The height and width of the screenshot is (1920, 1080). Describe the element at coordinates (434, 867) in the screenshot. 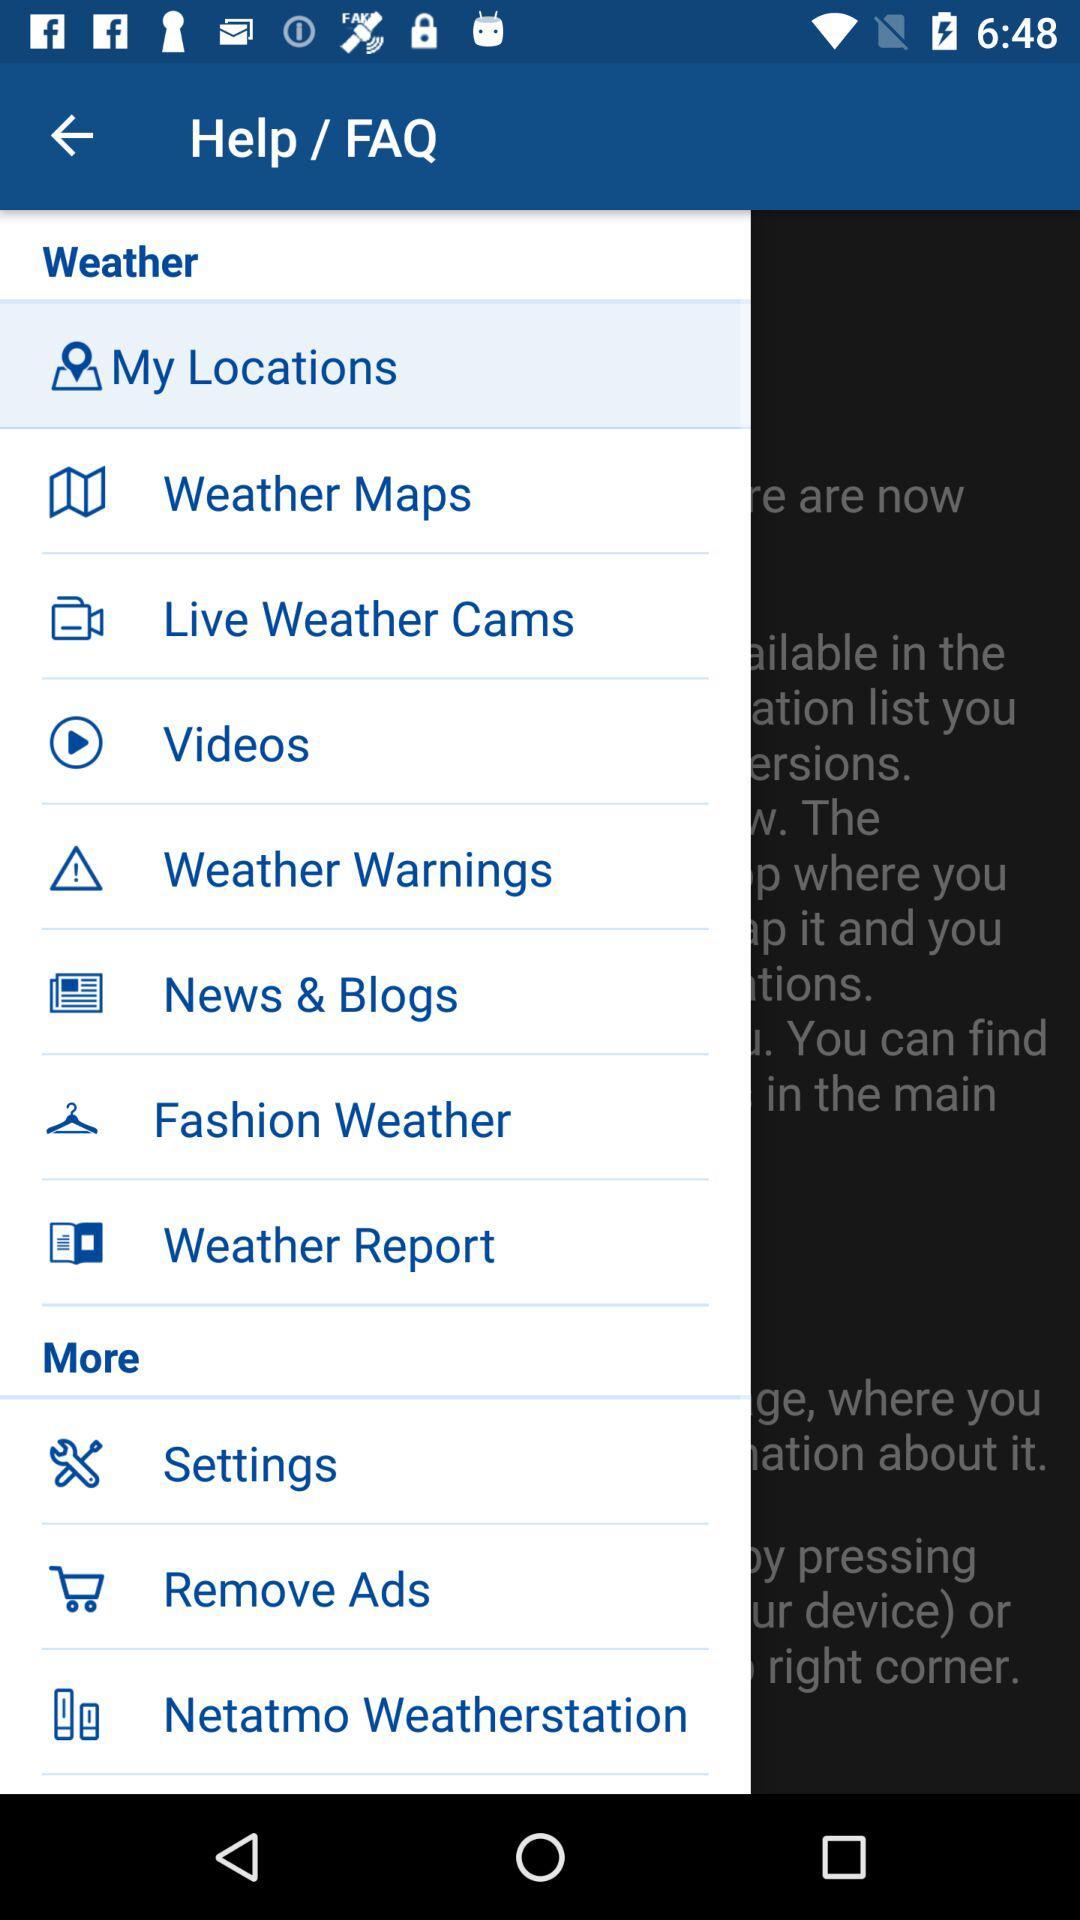

I see `the weather warnings` at that location.